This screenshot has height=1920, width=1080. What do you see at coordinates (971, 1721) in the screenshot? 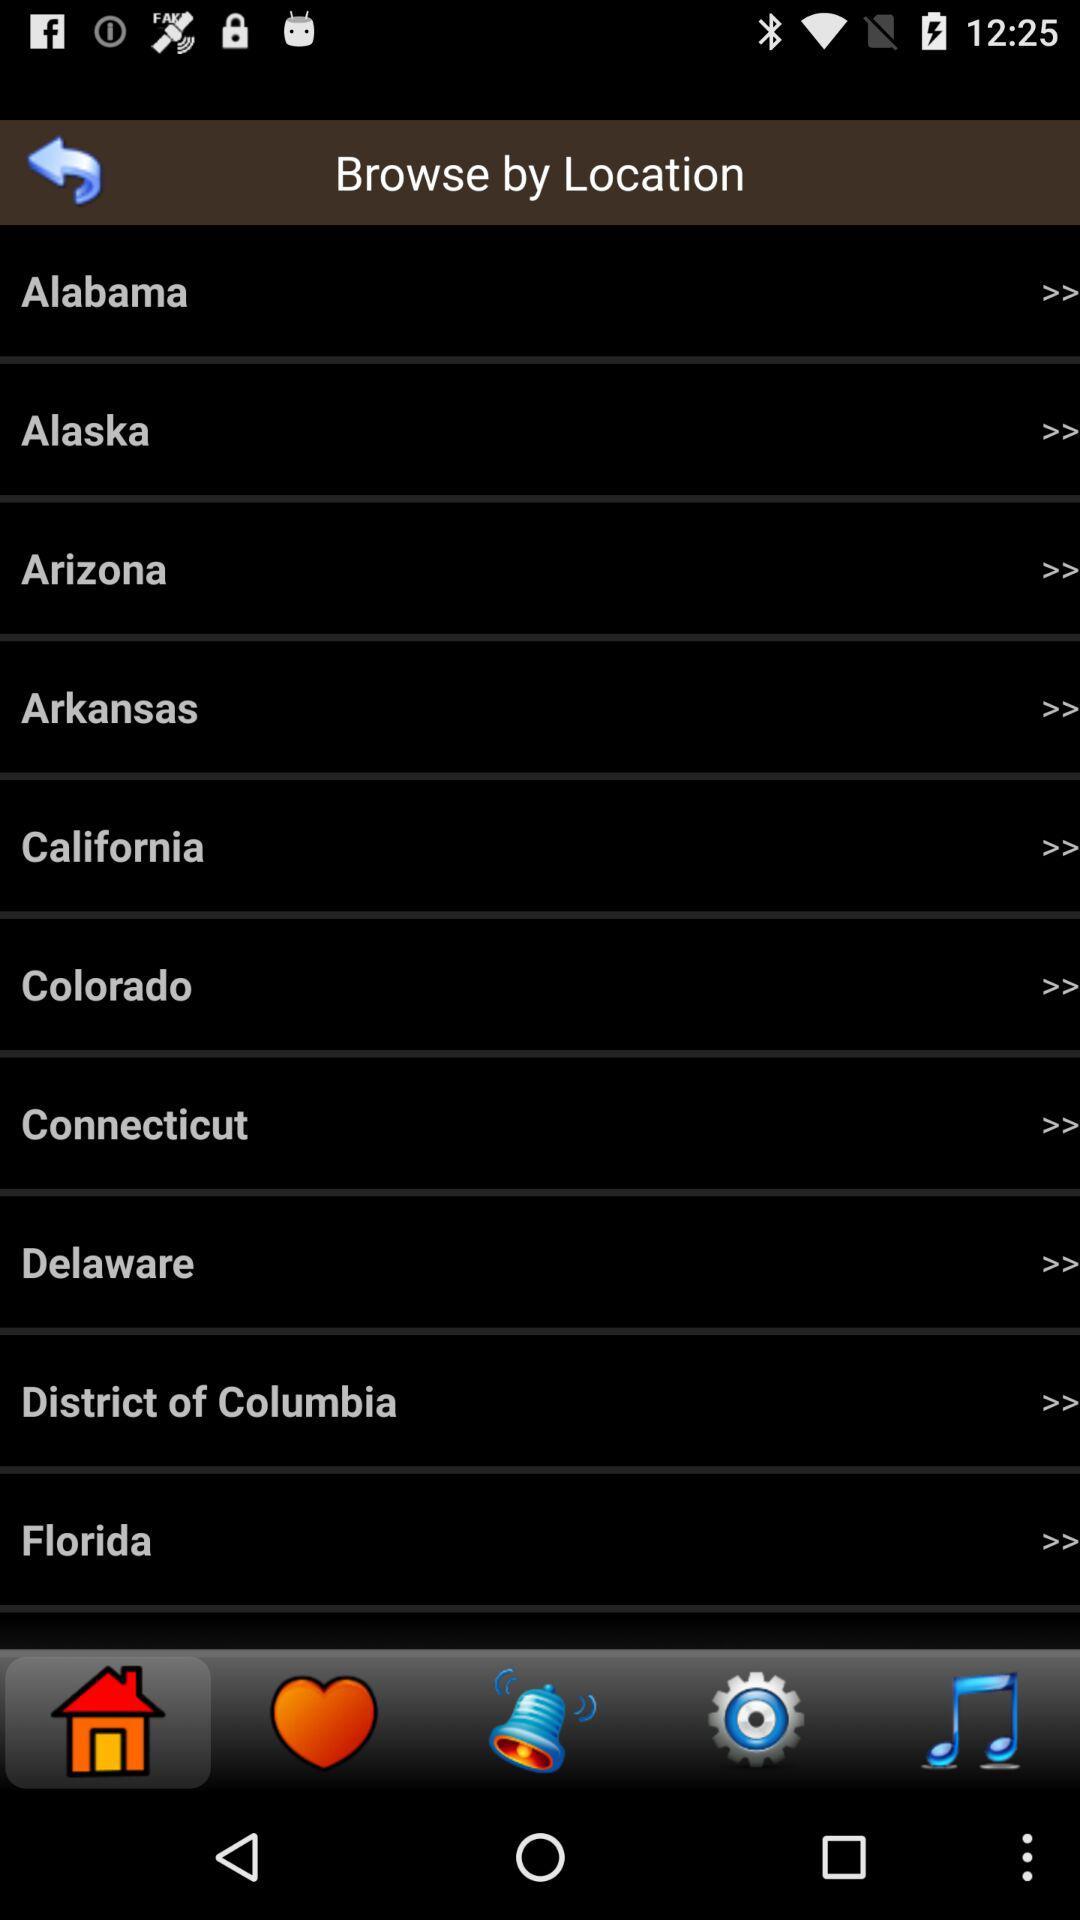
I see `the bottom corner music option` at bounding box center [971, 1721].